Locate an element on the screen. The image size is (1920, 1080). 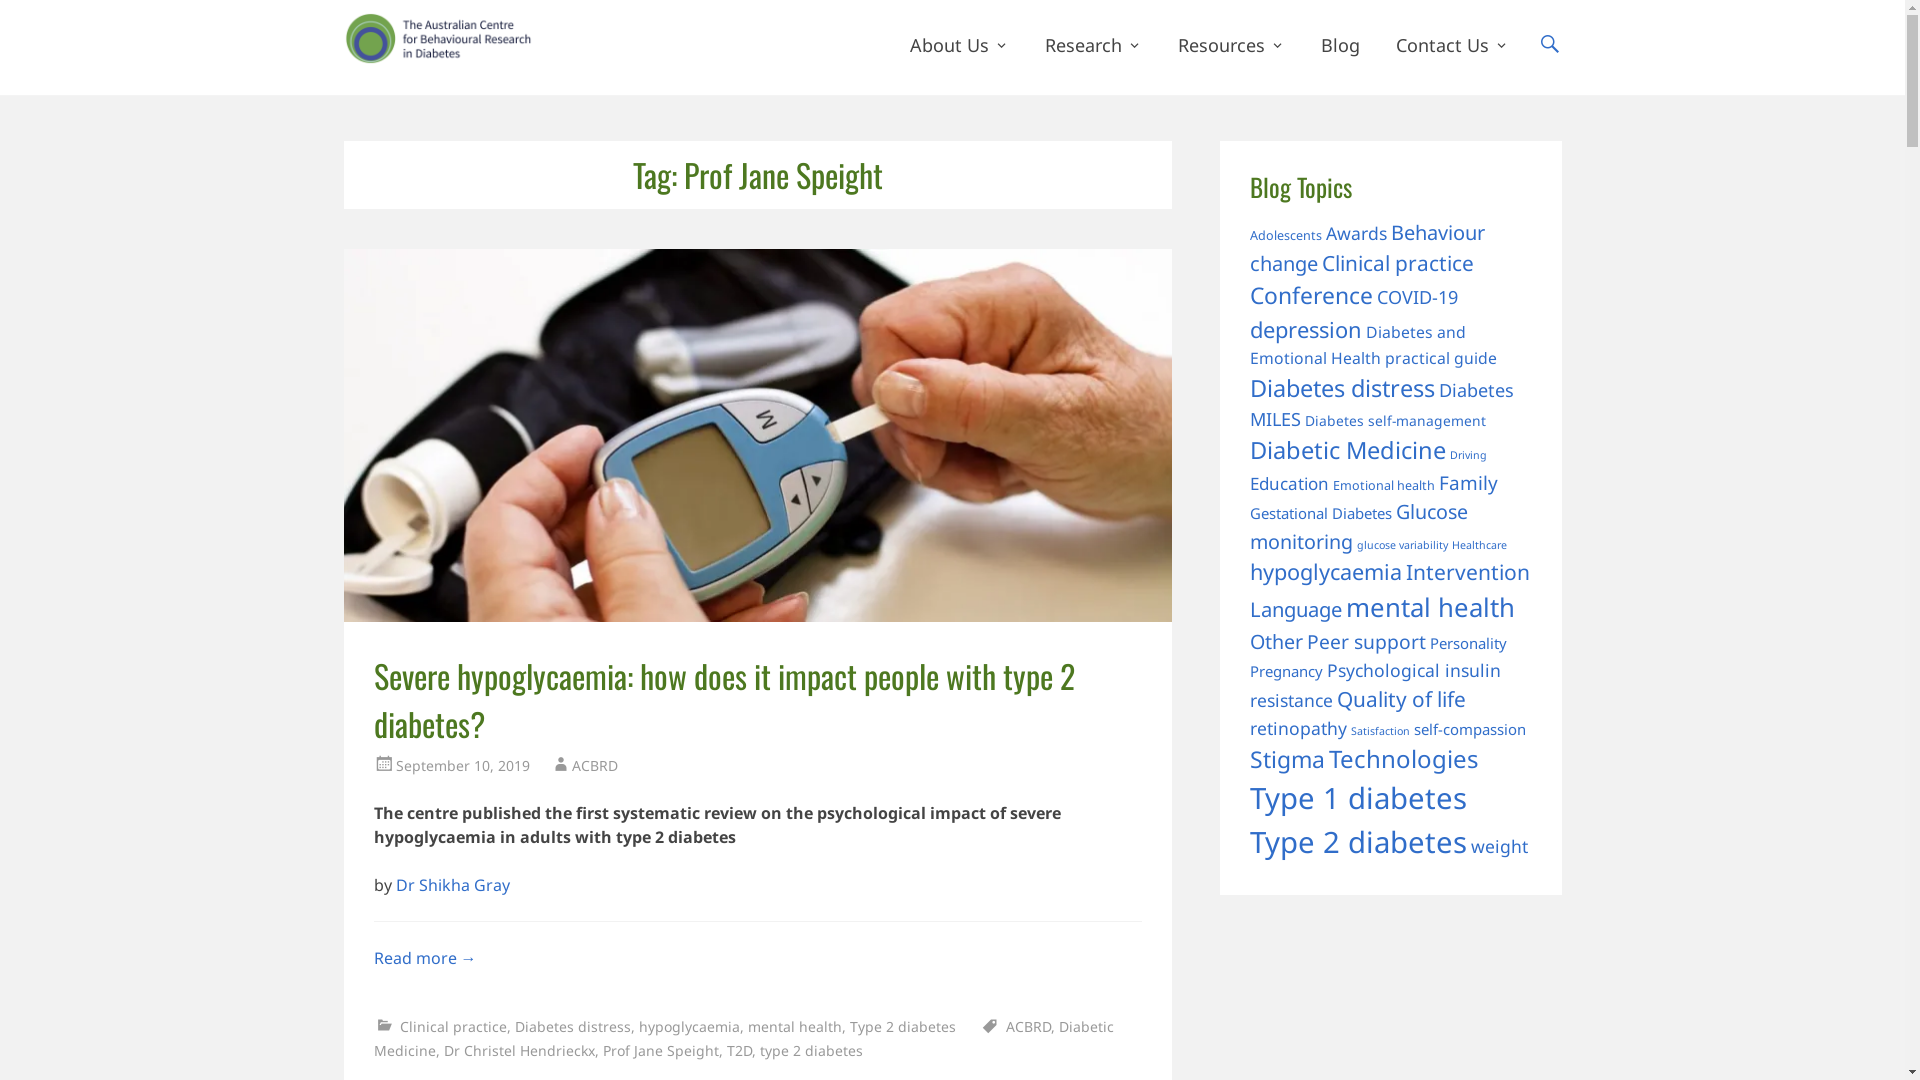
'Dr Shikha Gray' is located at coordinates (451, 883).